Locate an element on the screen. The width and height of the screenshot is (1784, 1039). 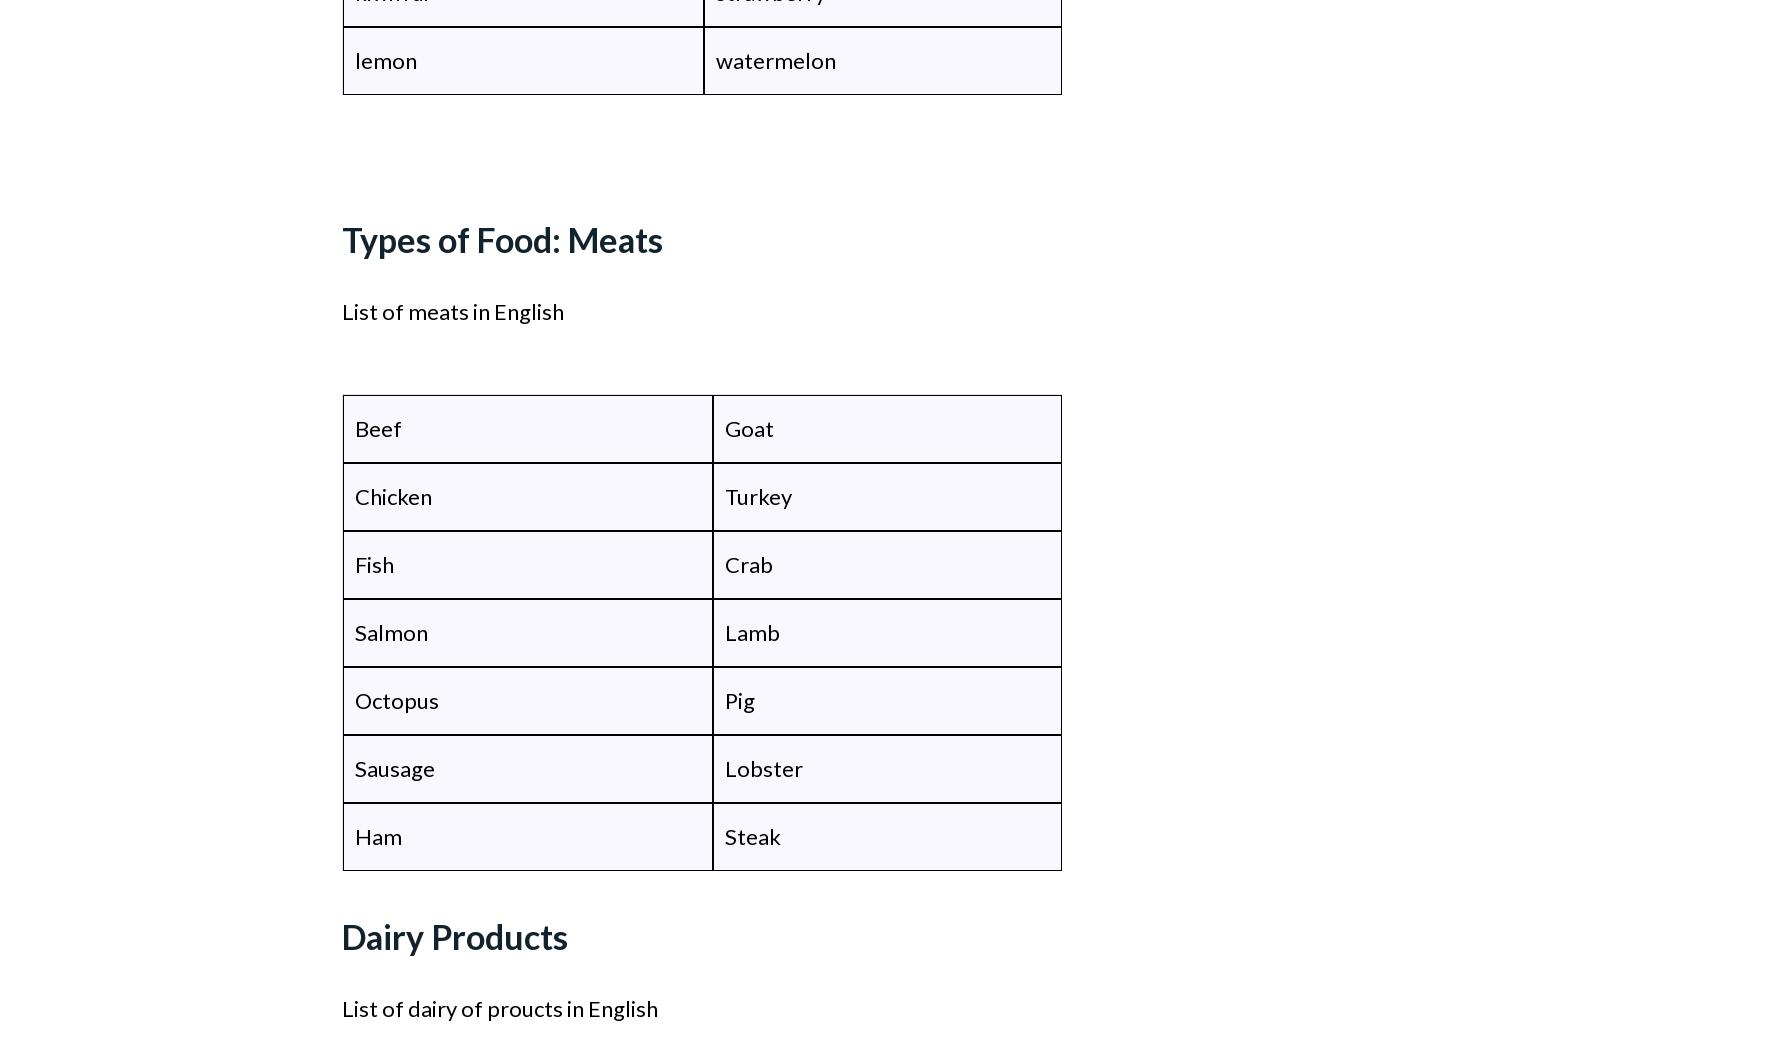
'Goat' is located at coordinates (750, 427).